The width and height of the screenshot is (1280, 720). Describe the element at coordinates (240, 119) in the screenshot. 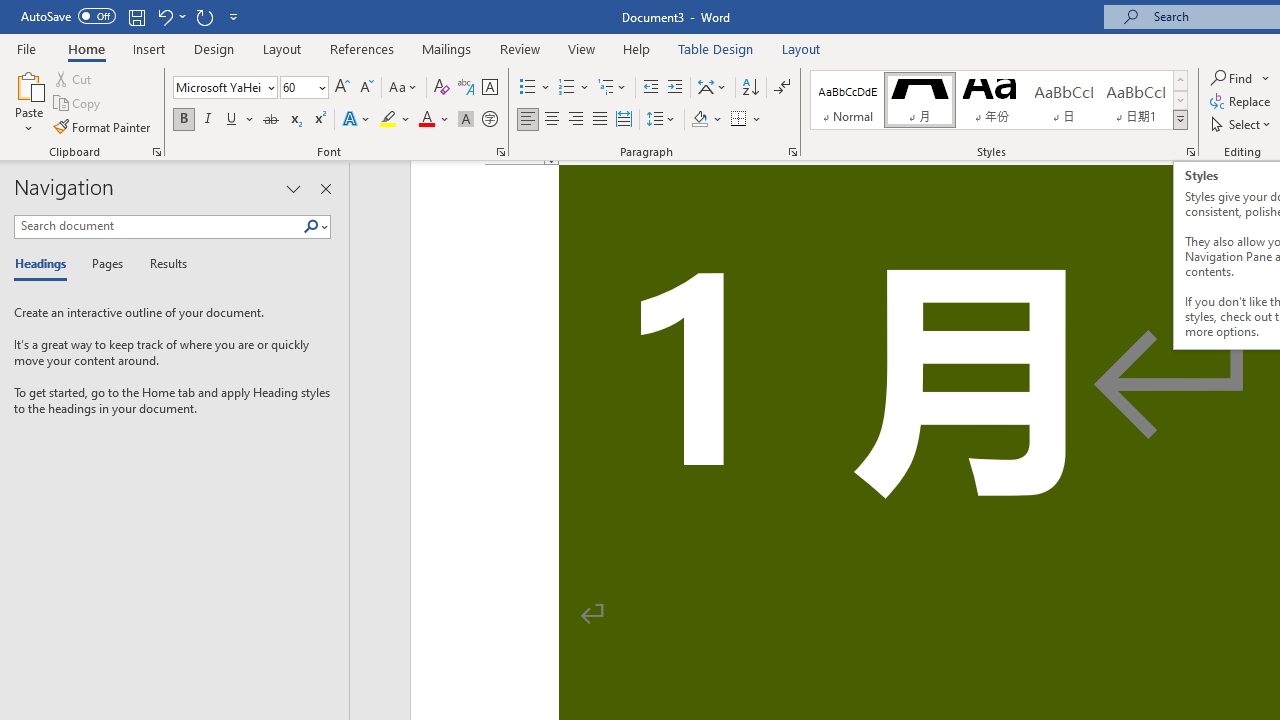

I see `'Underline'` at that location.